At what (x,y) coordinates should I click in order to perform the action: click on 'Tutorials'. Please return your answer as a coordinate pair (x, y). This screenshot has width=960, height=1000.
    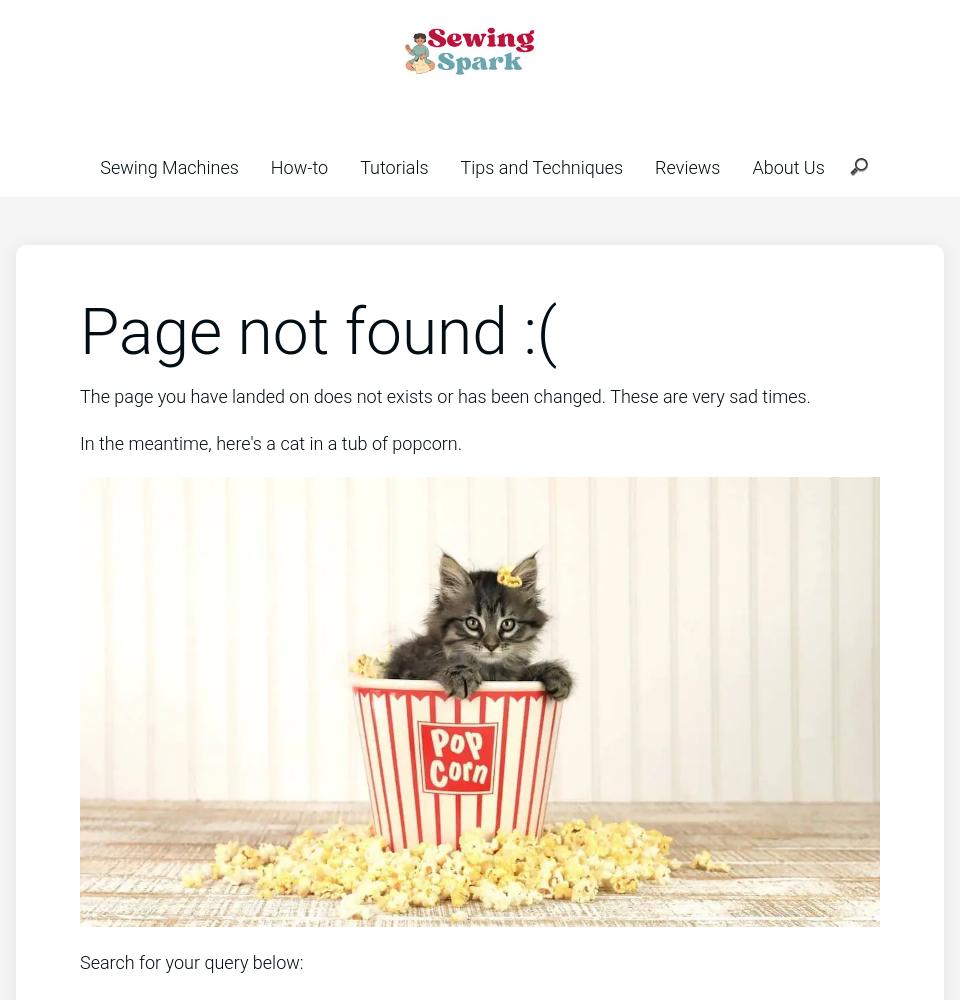
    Looking at the image, I should click on (392, 167).